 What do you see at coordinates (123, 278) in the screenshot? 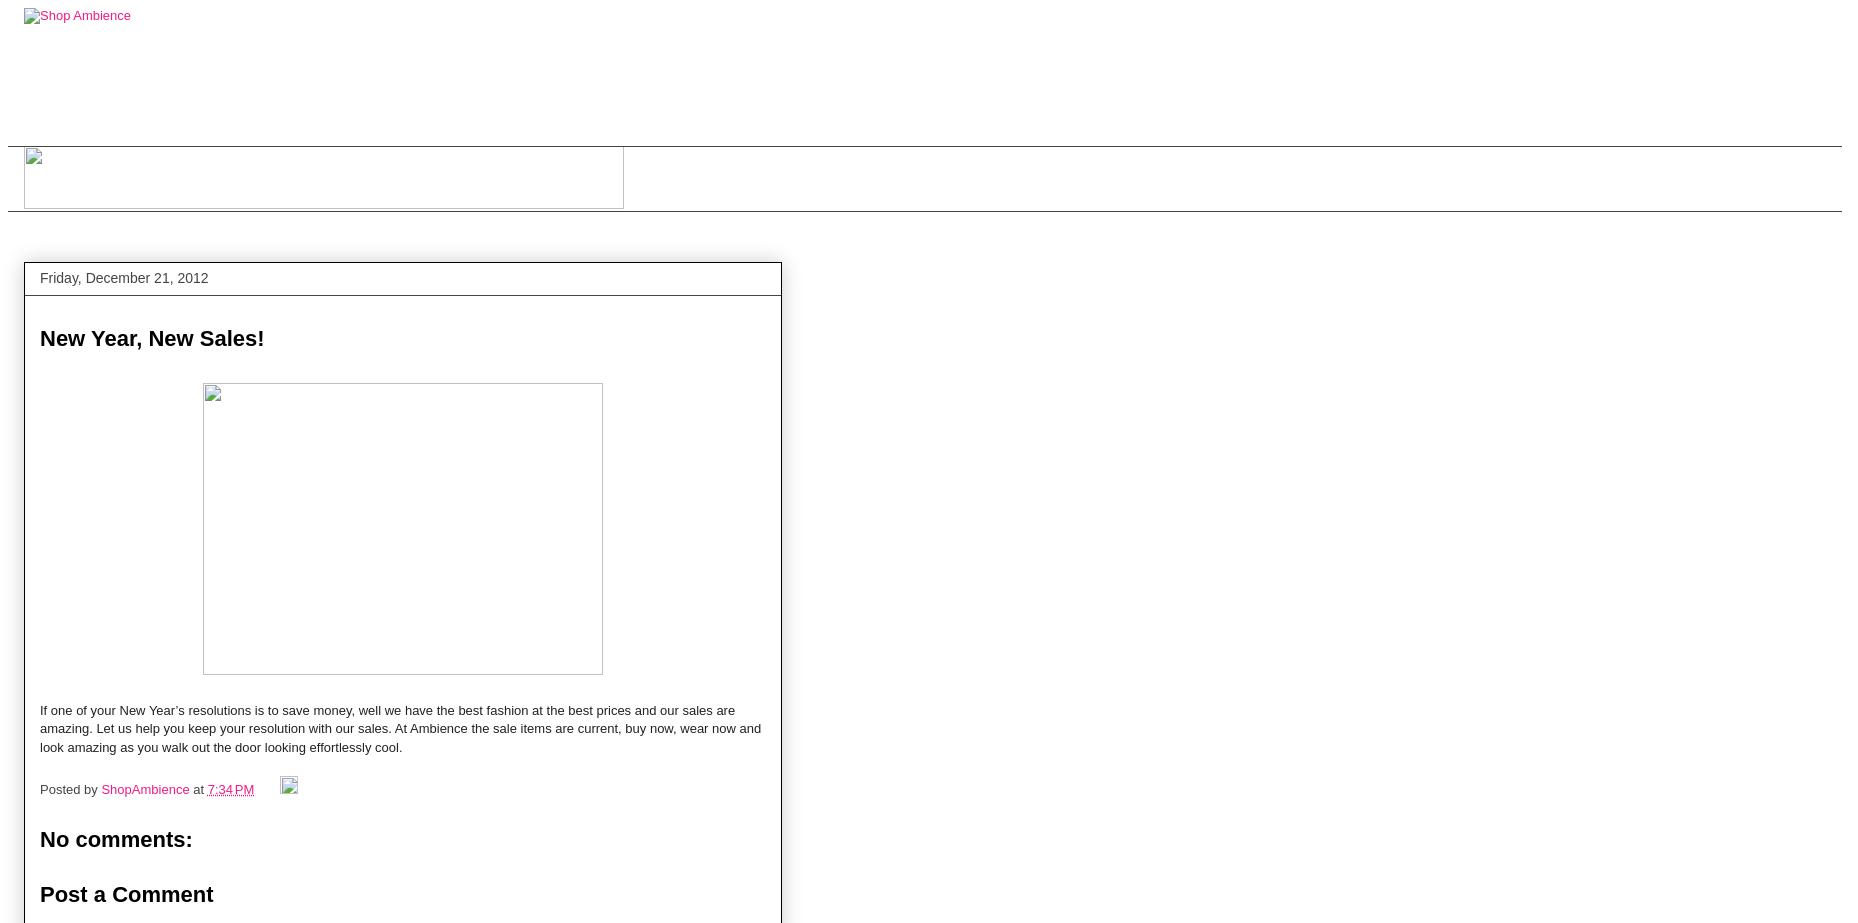
I see `'Friday, December 21, 2012'` at bounding box center [123, 278].